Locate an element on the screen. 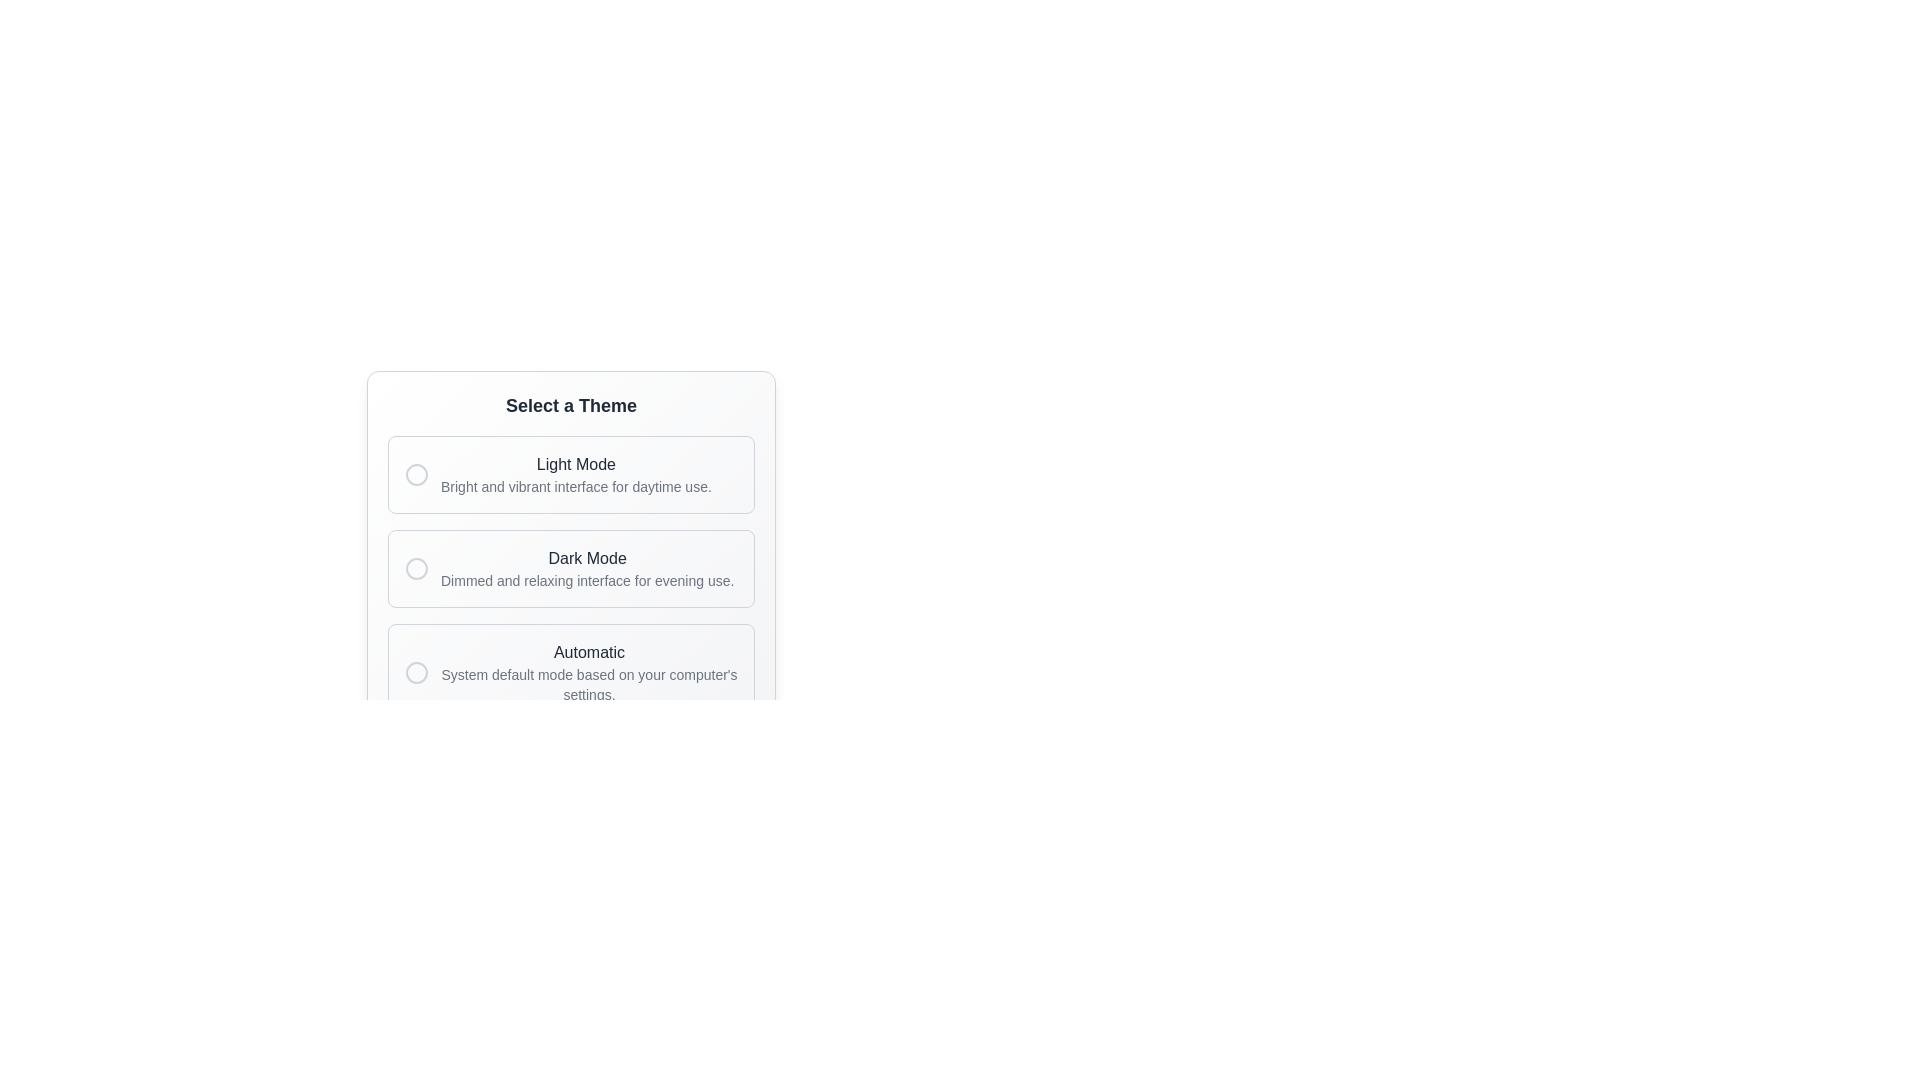 This screenshot has width=1920, height=1080. the 'Automatic' radio button option, which is the third selectable option in the 'Select a Theme' list is located at coordinates (570, 672).